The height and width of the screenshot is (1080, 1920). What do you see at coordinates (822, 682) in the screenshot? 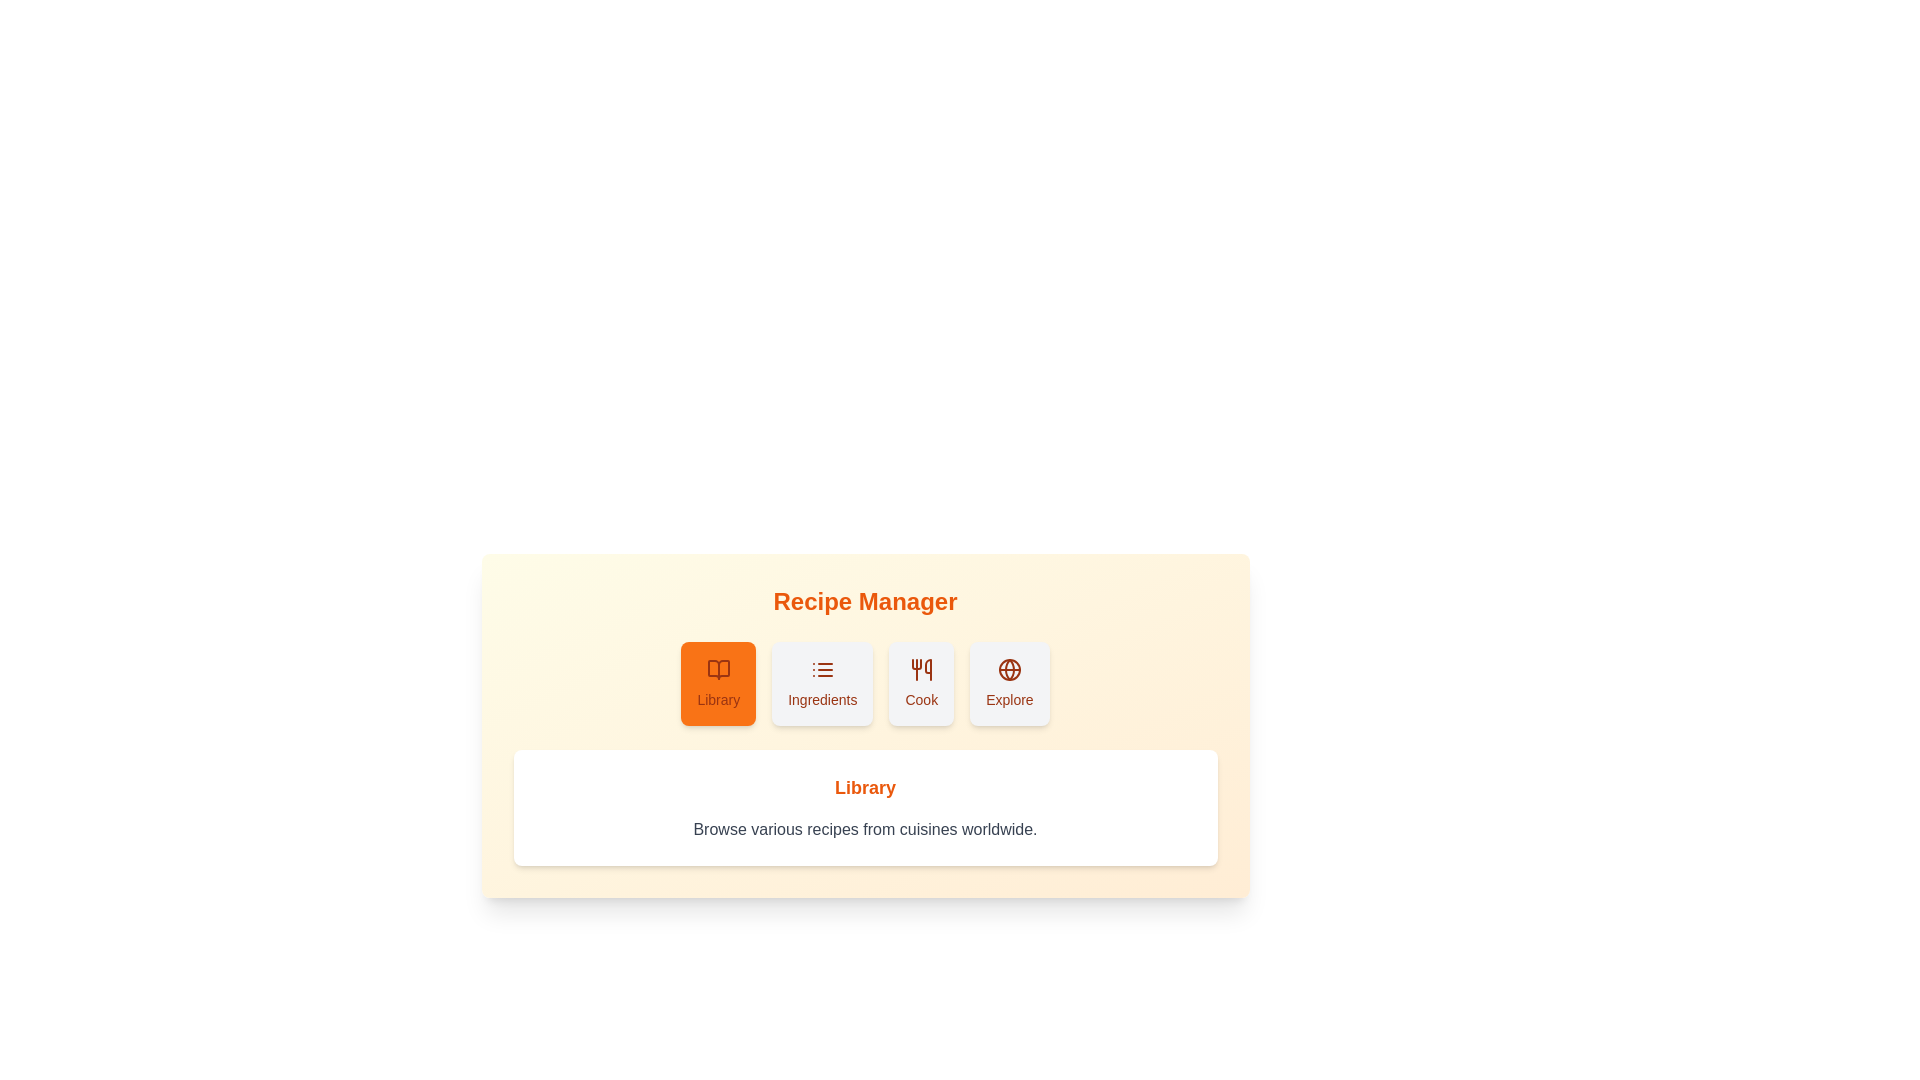
I see `the Ingredients tab in the RecipeCollection component` at bounding box center [822, 682].